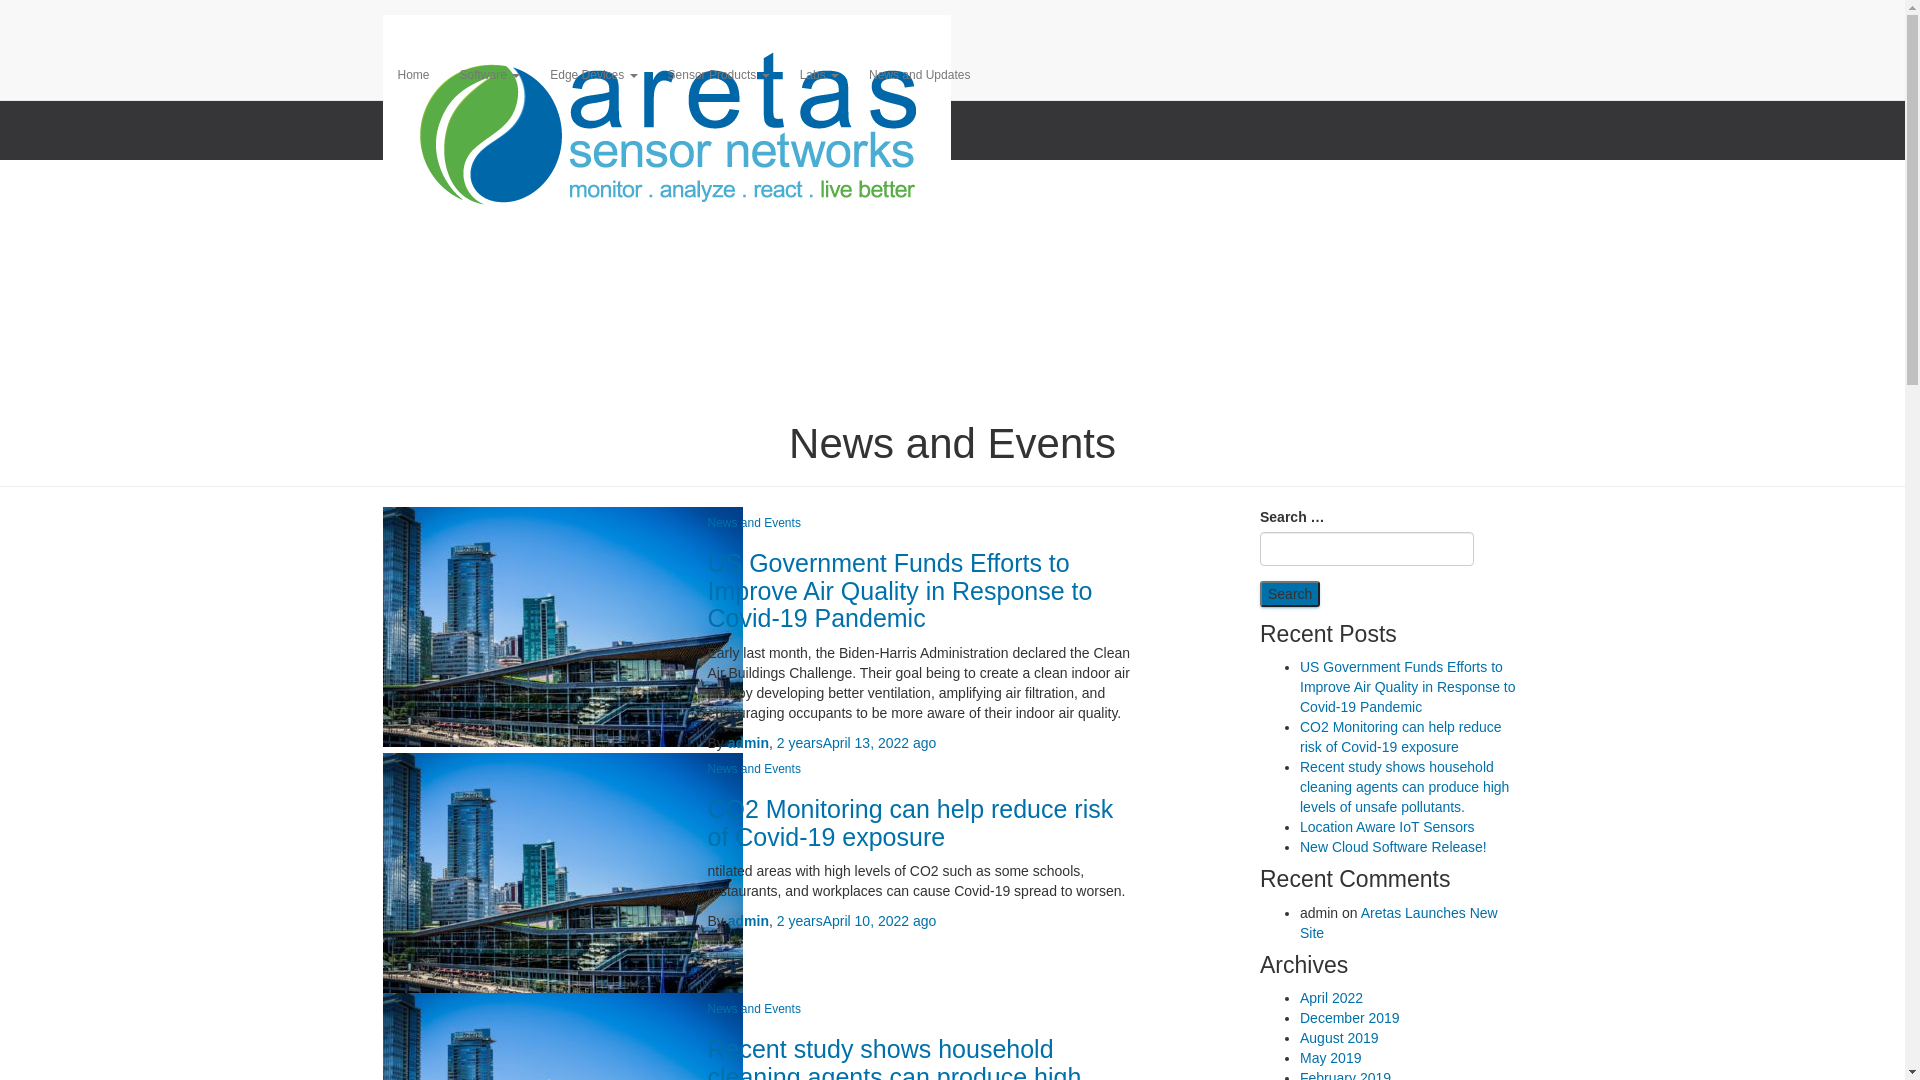 This screenshot has width=1920, height=1080. Describe the element at coordinates (854, 73) in the screenshot. I see `'News and Updates'` at that location.